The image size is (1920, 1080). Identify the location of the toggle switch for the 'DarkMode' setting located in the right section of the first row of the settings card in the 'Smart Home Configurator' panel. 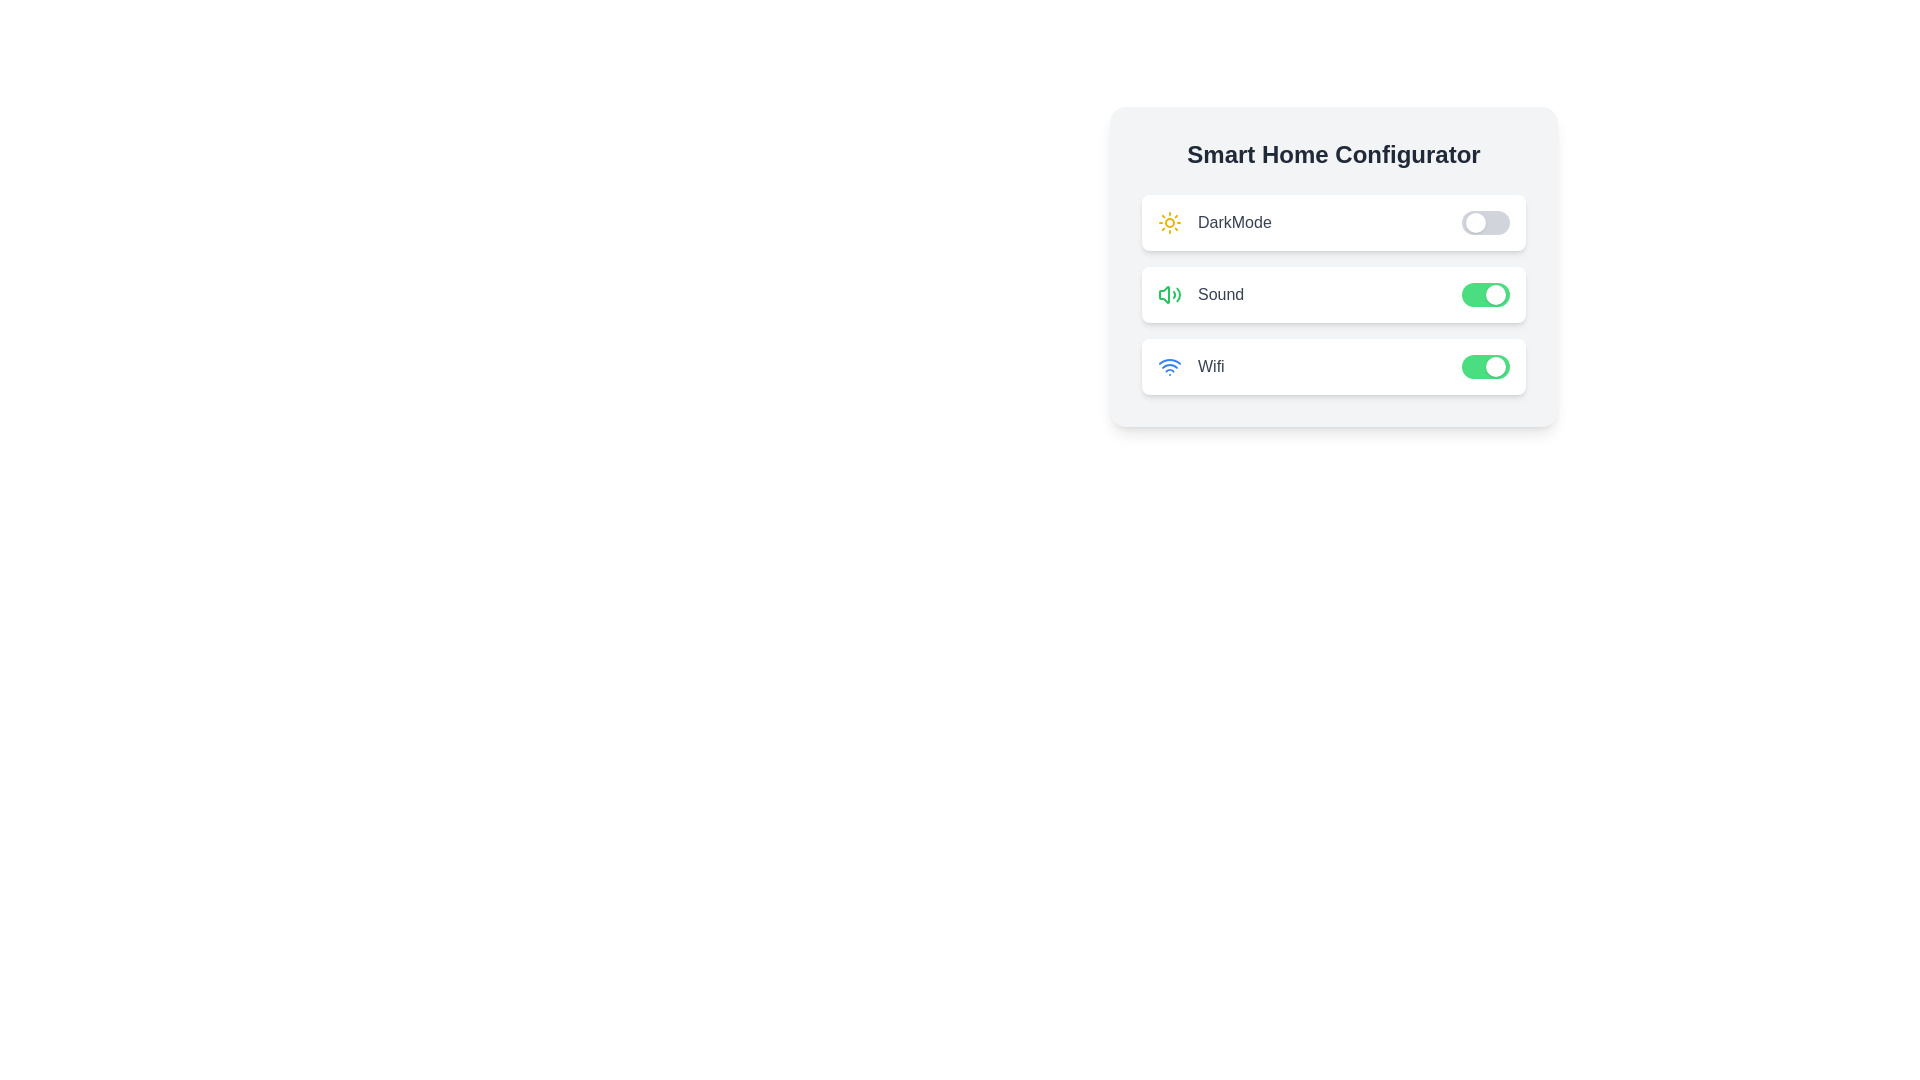
(1486, 223).